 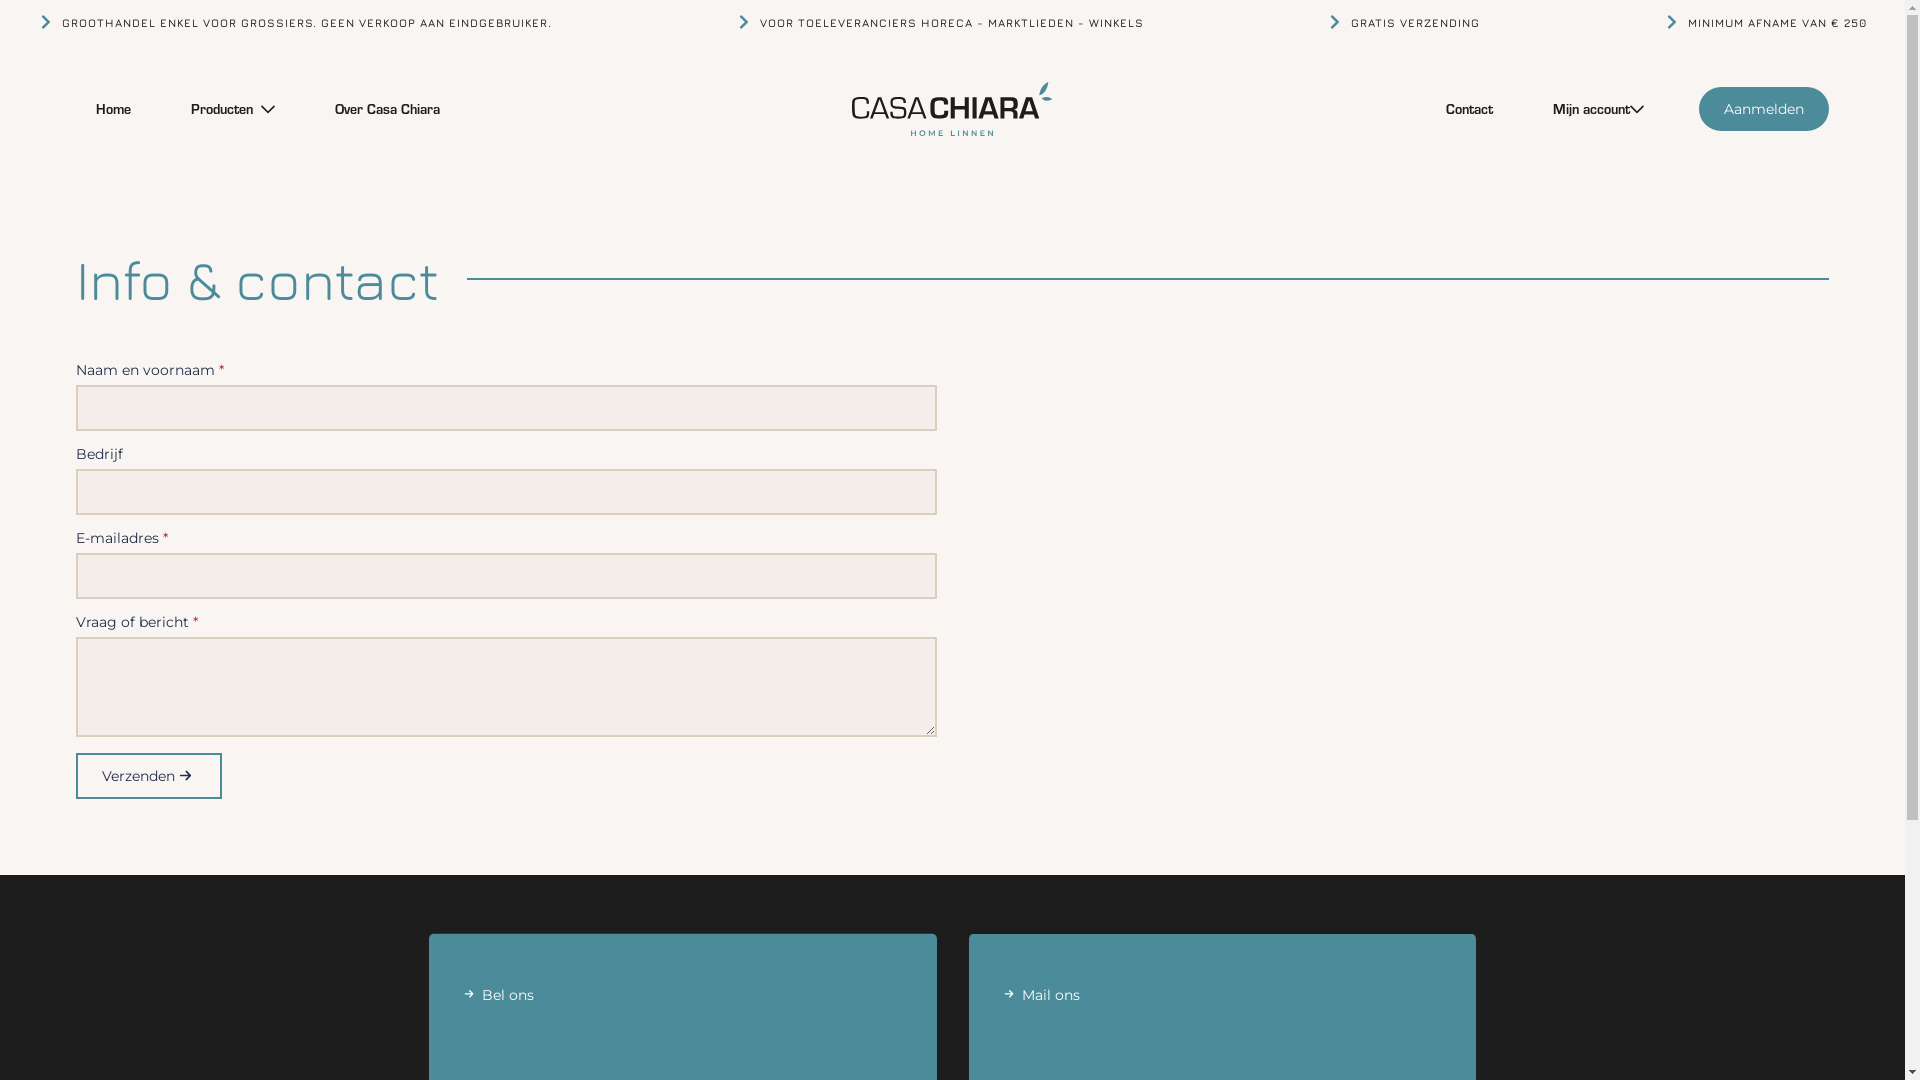 What do you see at coordinates (1469, 108) in the screenshot?
I see `'Contact'` at bounding box center [1469, 108].